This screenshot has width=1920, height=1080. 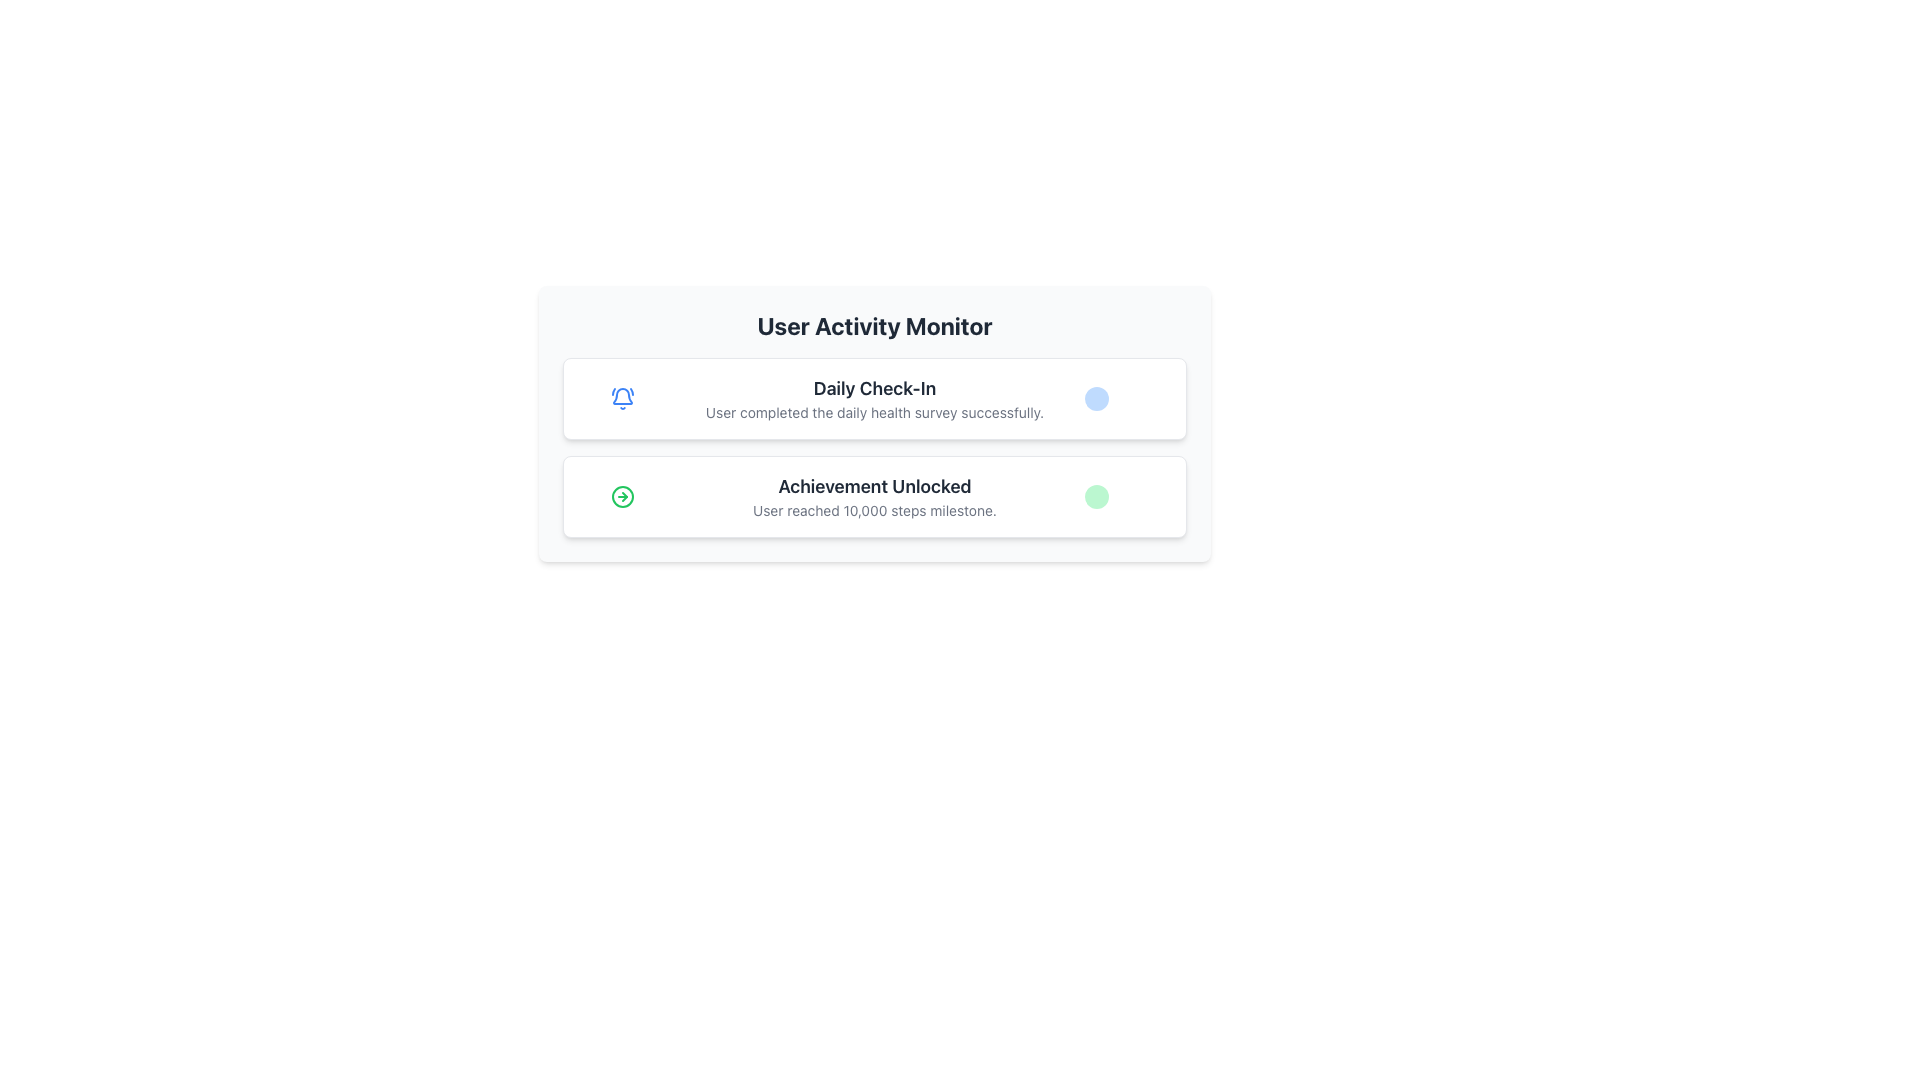 What do you see at coordinates (874, 411) in the screenshot?
I see `the text label displaying 'User completed the daily health survey successfully.' located below the 'Daily Check-In' header in the 'User Activity Monitor' interface` at bounding box center [874, 411].